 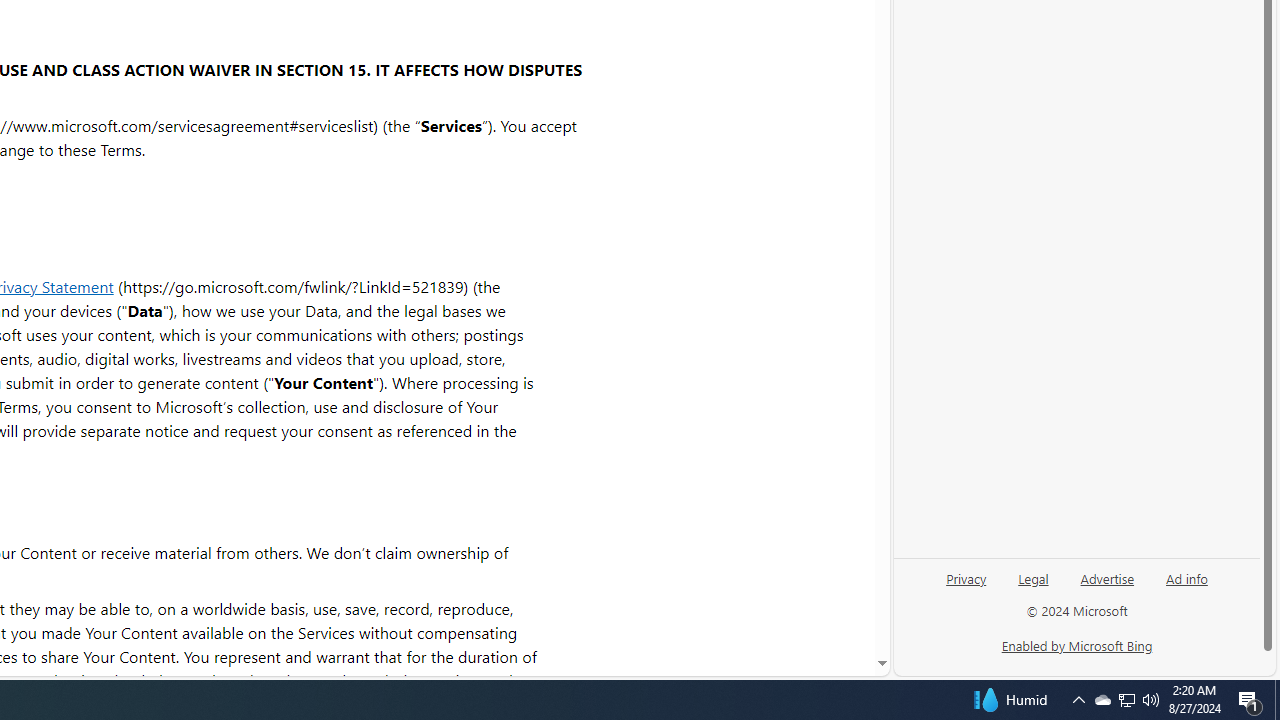 What do you see at coordinates (1033, 577) in the screenshot?
I see `'Legal'` at bounding box center [1033, 577].